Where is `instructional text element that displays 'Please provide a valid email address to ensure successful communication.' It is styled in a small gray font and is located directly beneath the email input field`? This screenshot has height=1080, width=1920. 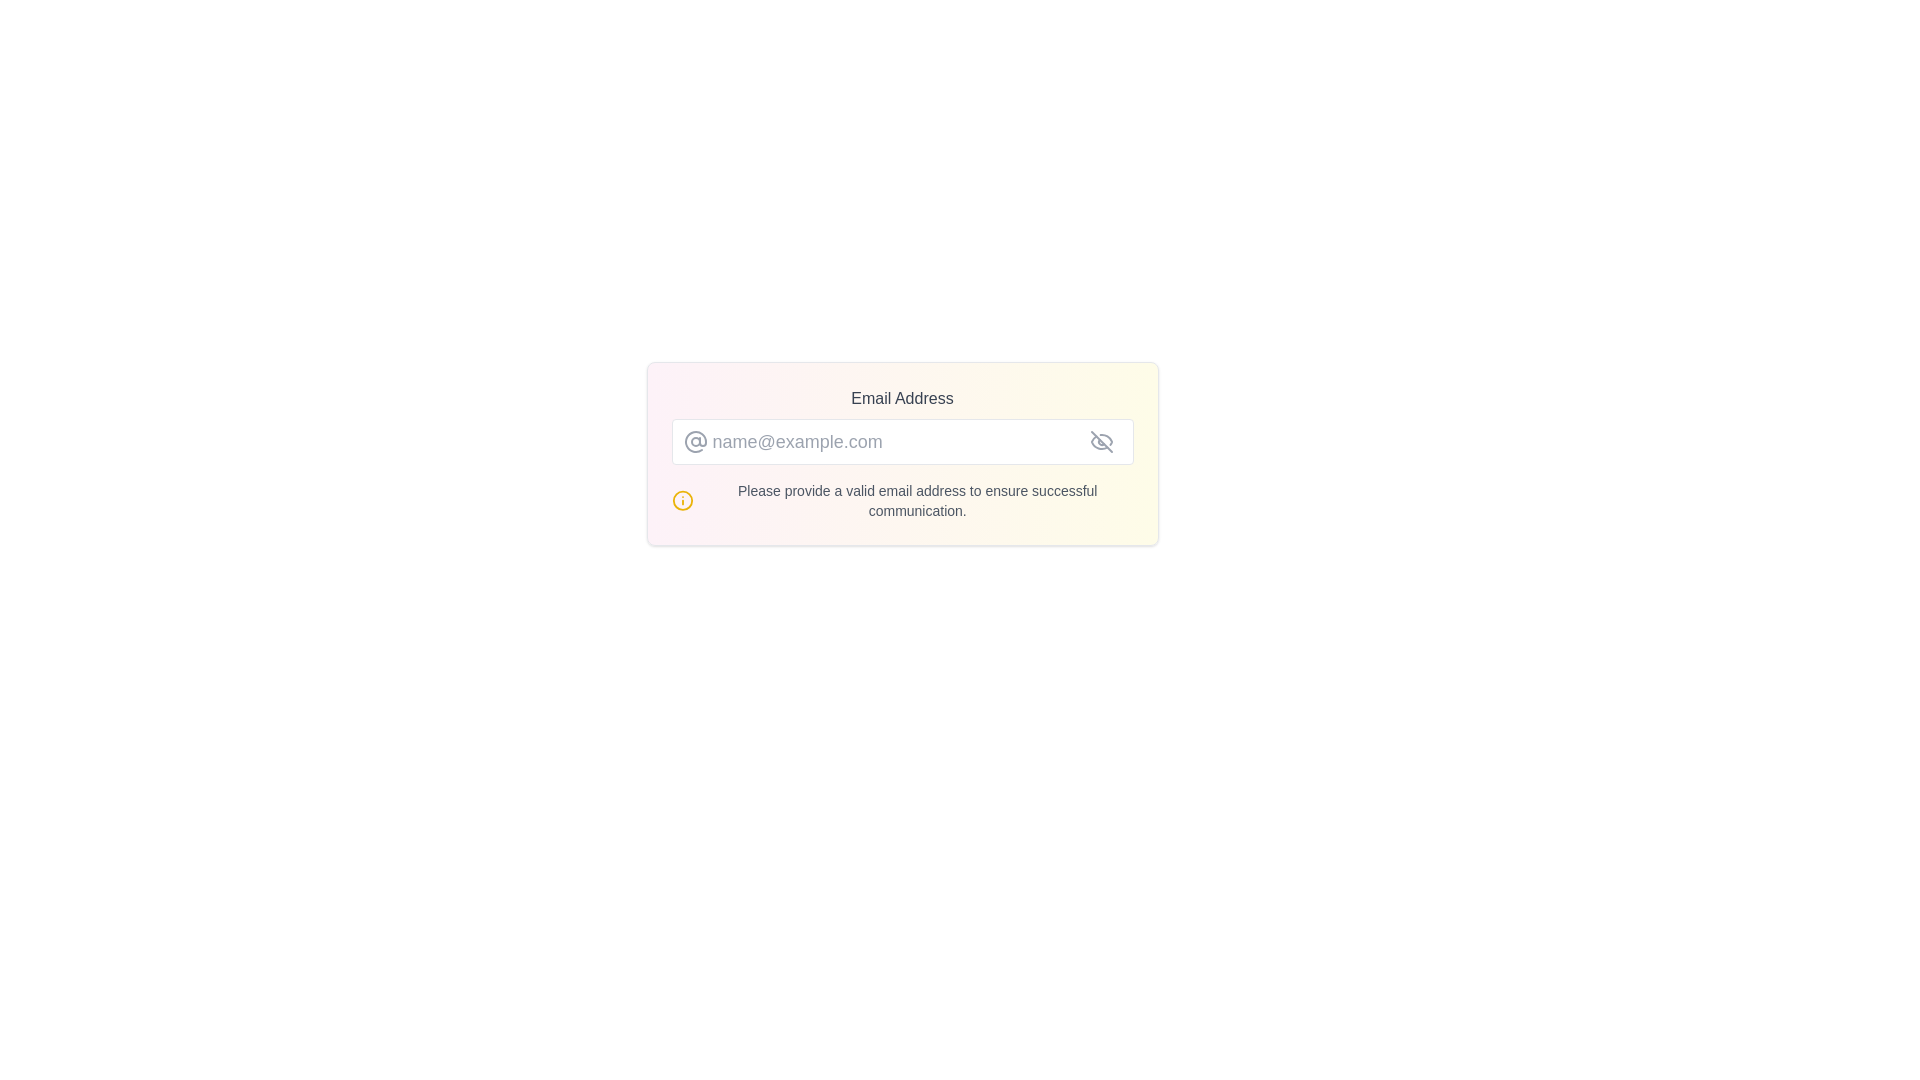 instructional text element that displays 'Please provide a valid email address to ensure successful communication.' It is styled in a small gray font and is located directly beneath the email input field is located at coordinates (916, 500).